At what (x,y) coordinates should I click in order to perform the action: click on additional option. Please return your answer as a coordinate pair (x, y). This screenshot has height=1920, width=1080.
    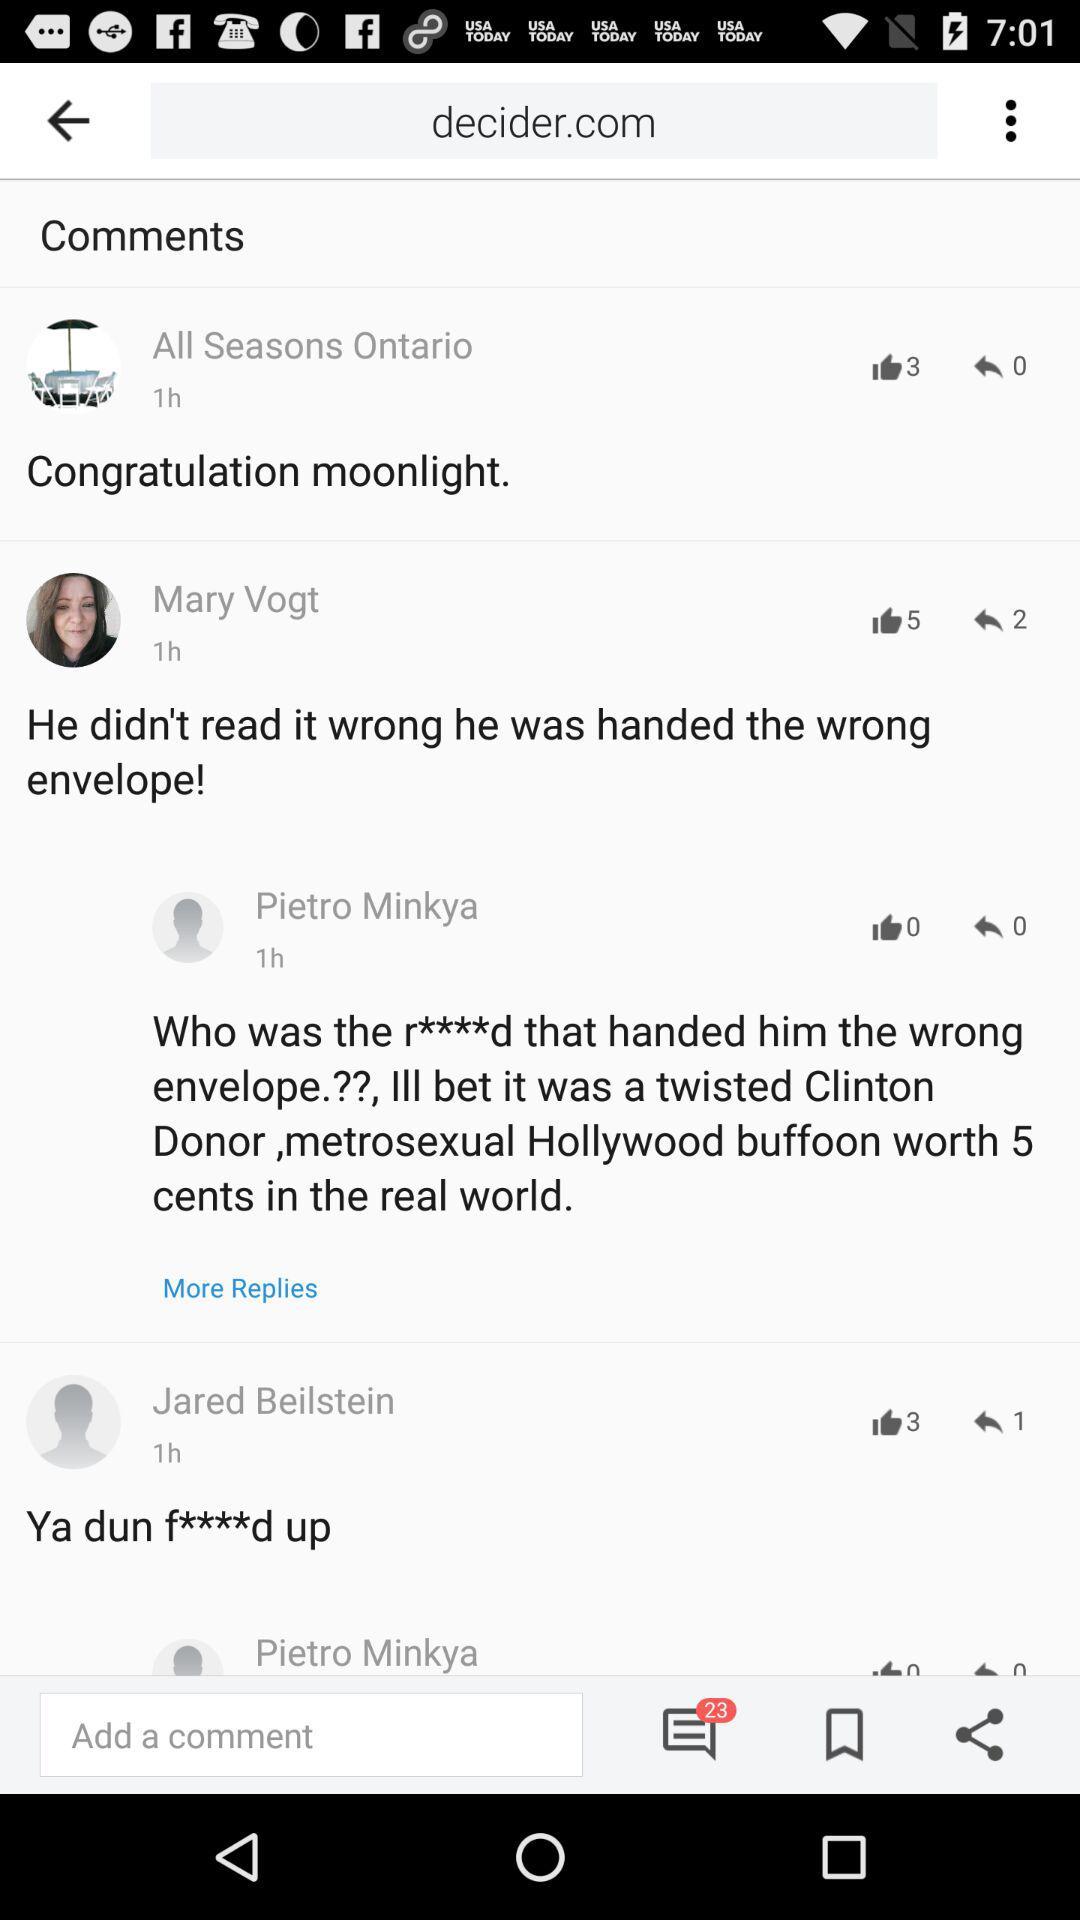
    Looking at the image, I should click on (1009, 119).